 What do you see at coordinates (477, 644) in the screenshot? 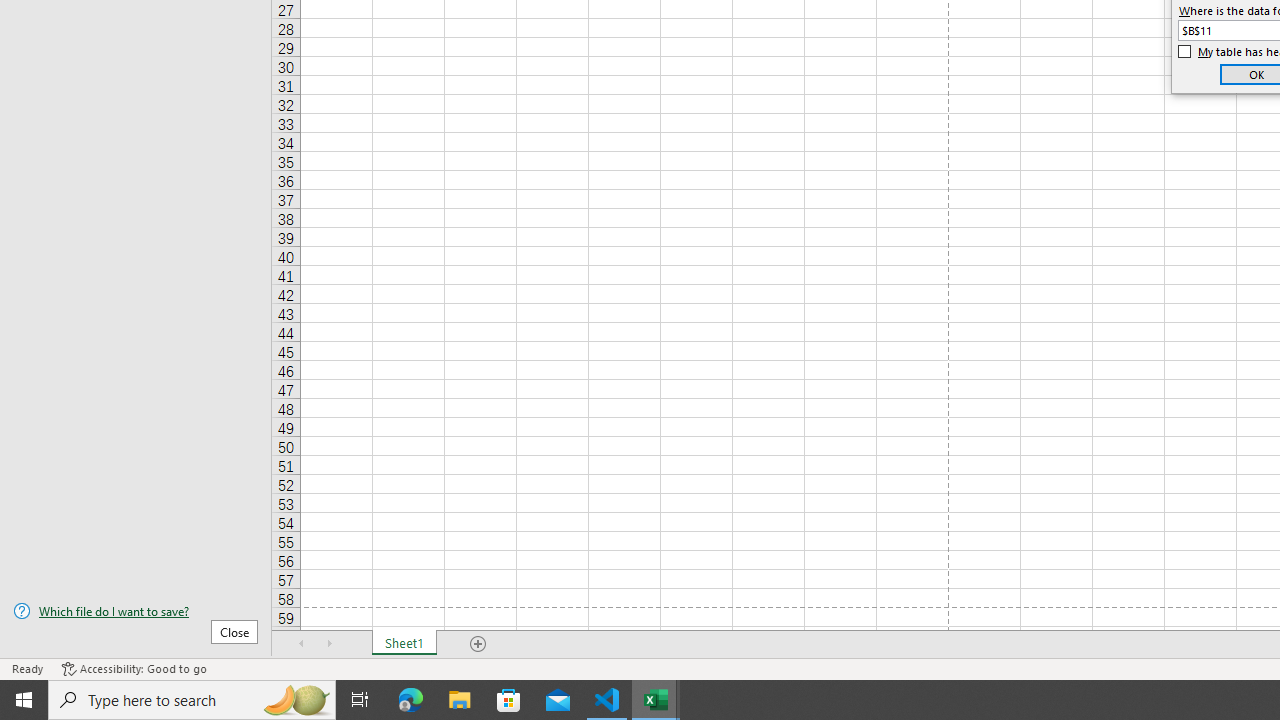
I see `'Add Sheet'` at bounding box center [477, 644].